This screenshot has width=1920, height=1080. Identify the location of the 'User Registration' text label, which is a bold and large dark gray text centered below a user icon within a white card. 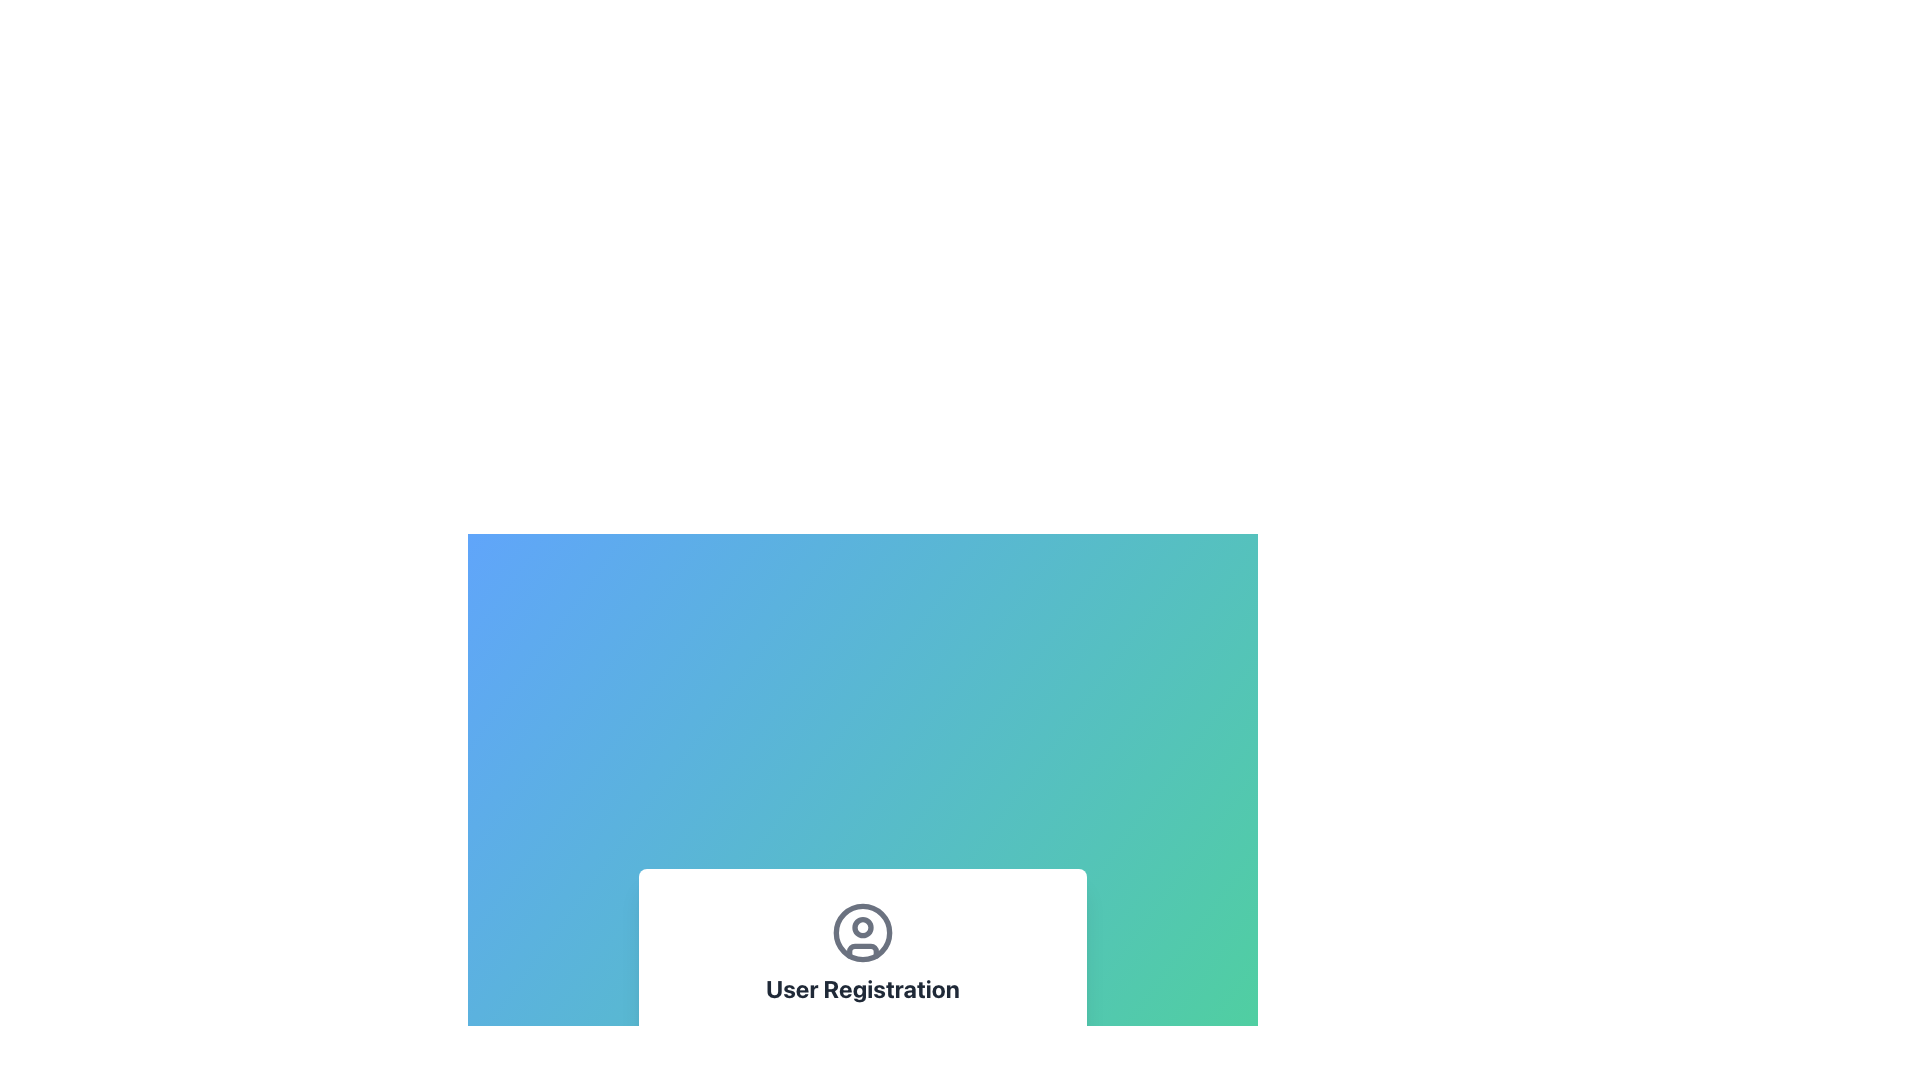
(863, 987).